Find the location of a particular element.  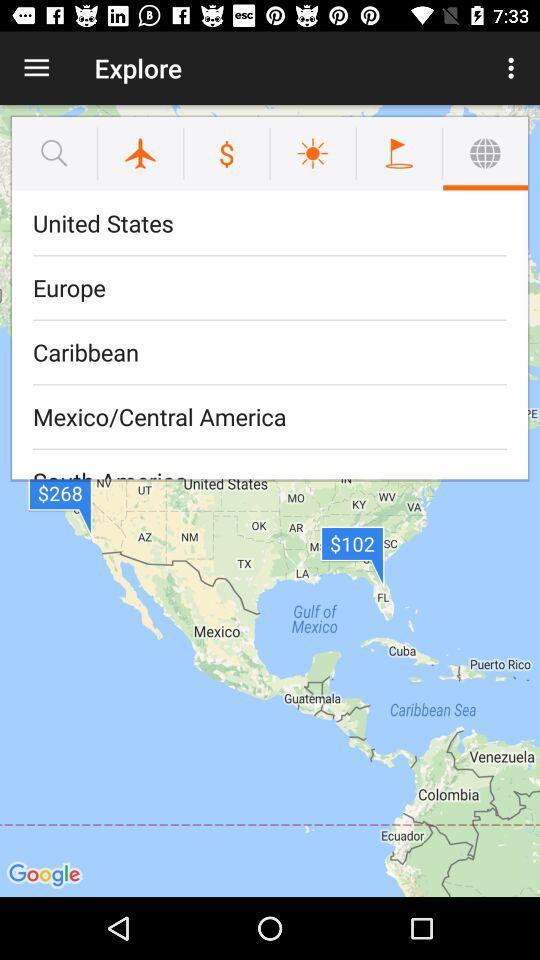

the icon to the right of explore is located at coordinates (513, 68).